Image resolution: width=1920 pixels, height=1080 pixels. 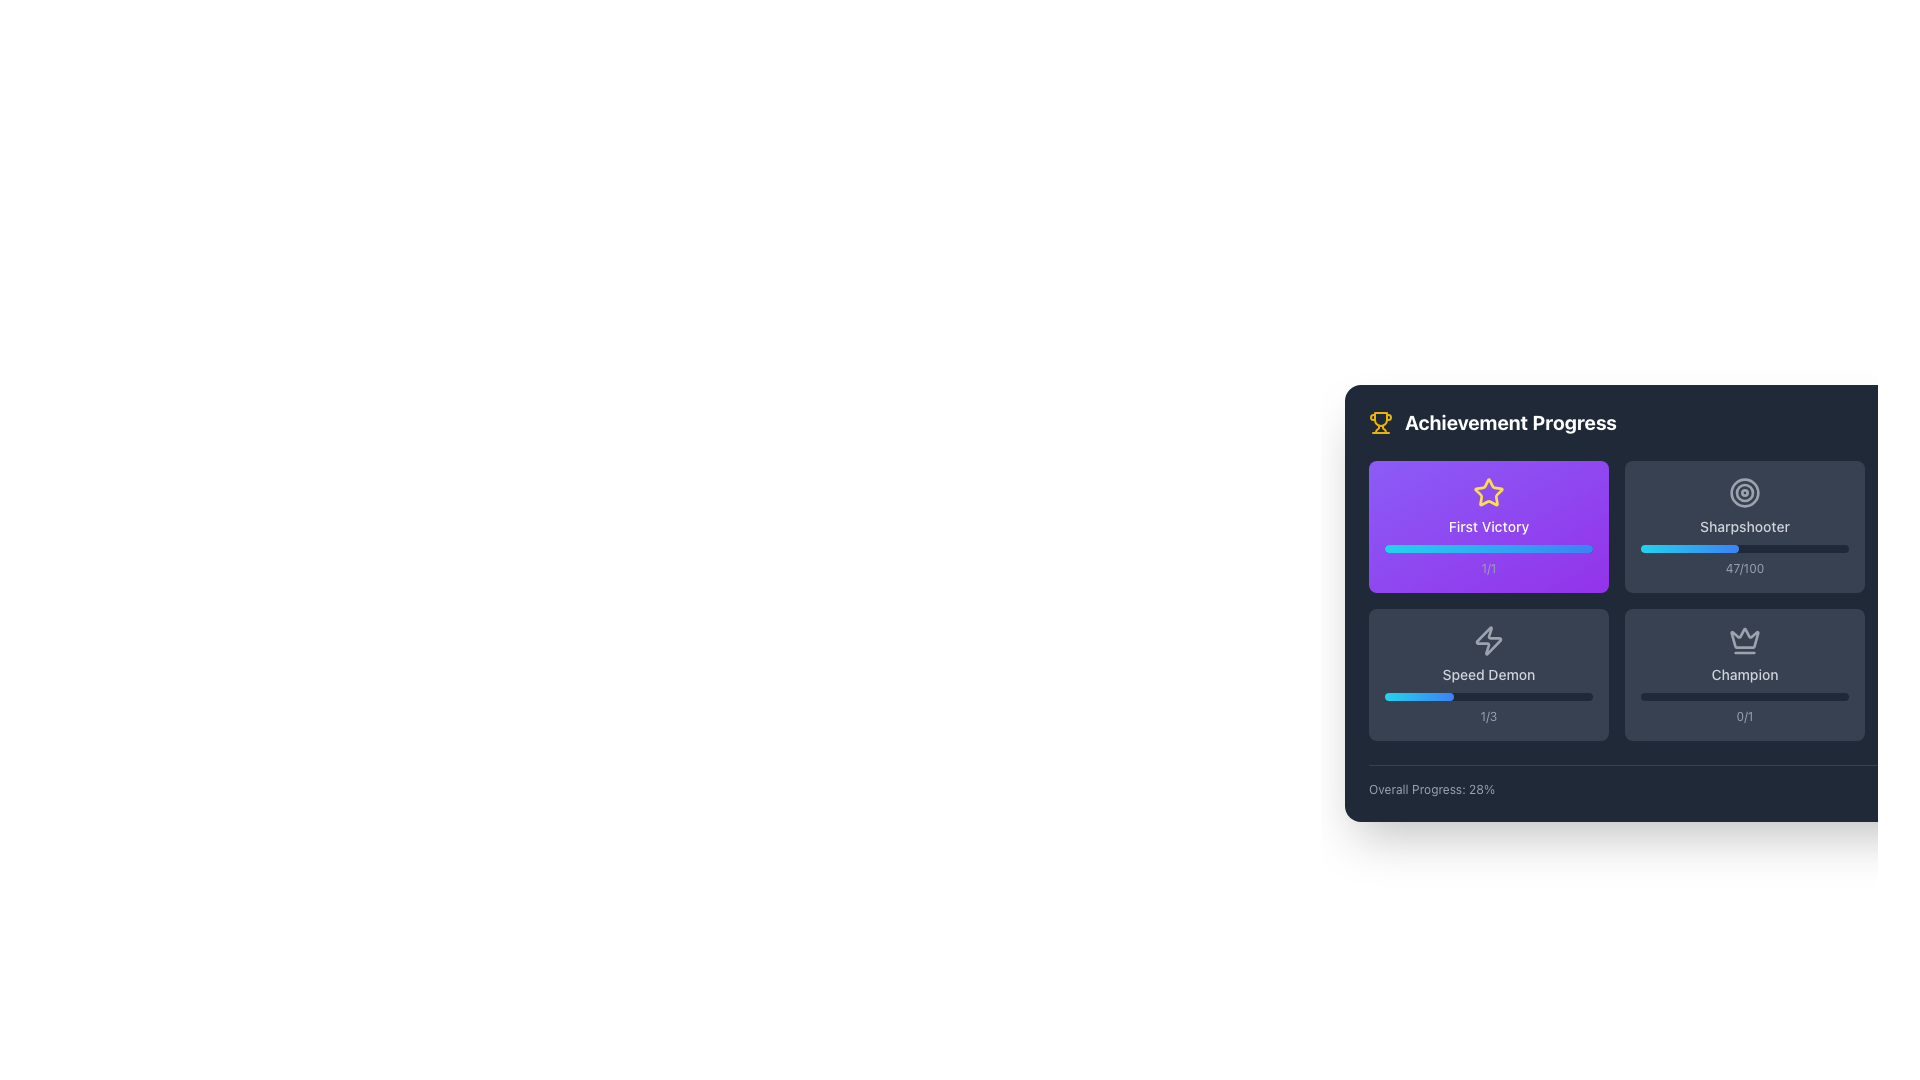 What do you see at coordinates (1744, 696) in the screenshot?
I see `the thin, horizontal progress bar with a dark gray background located below the text 'Champion' and '0/1' in the bottom-right section of the interface` at bounding box center [1744, 696].